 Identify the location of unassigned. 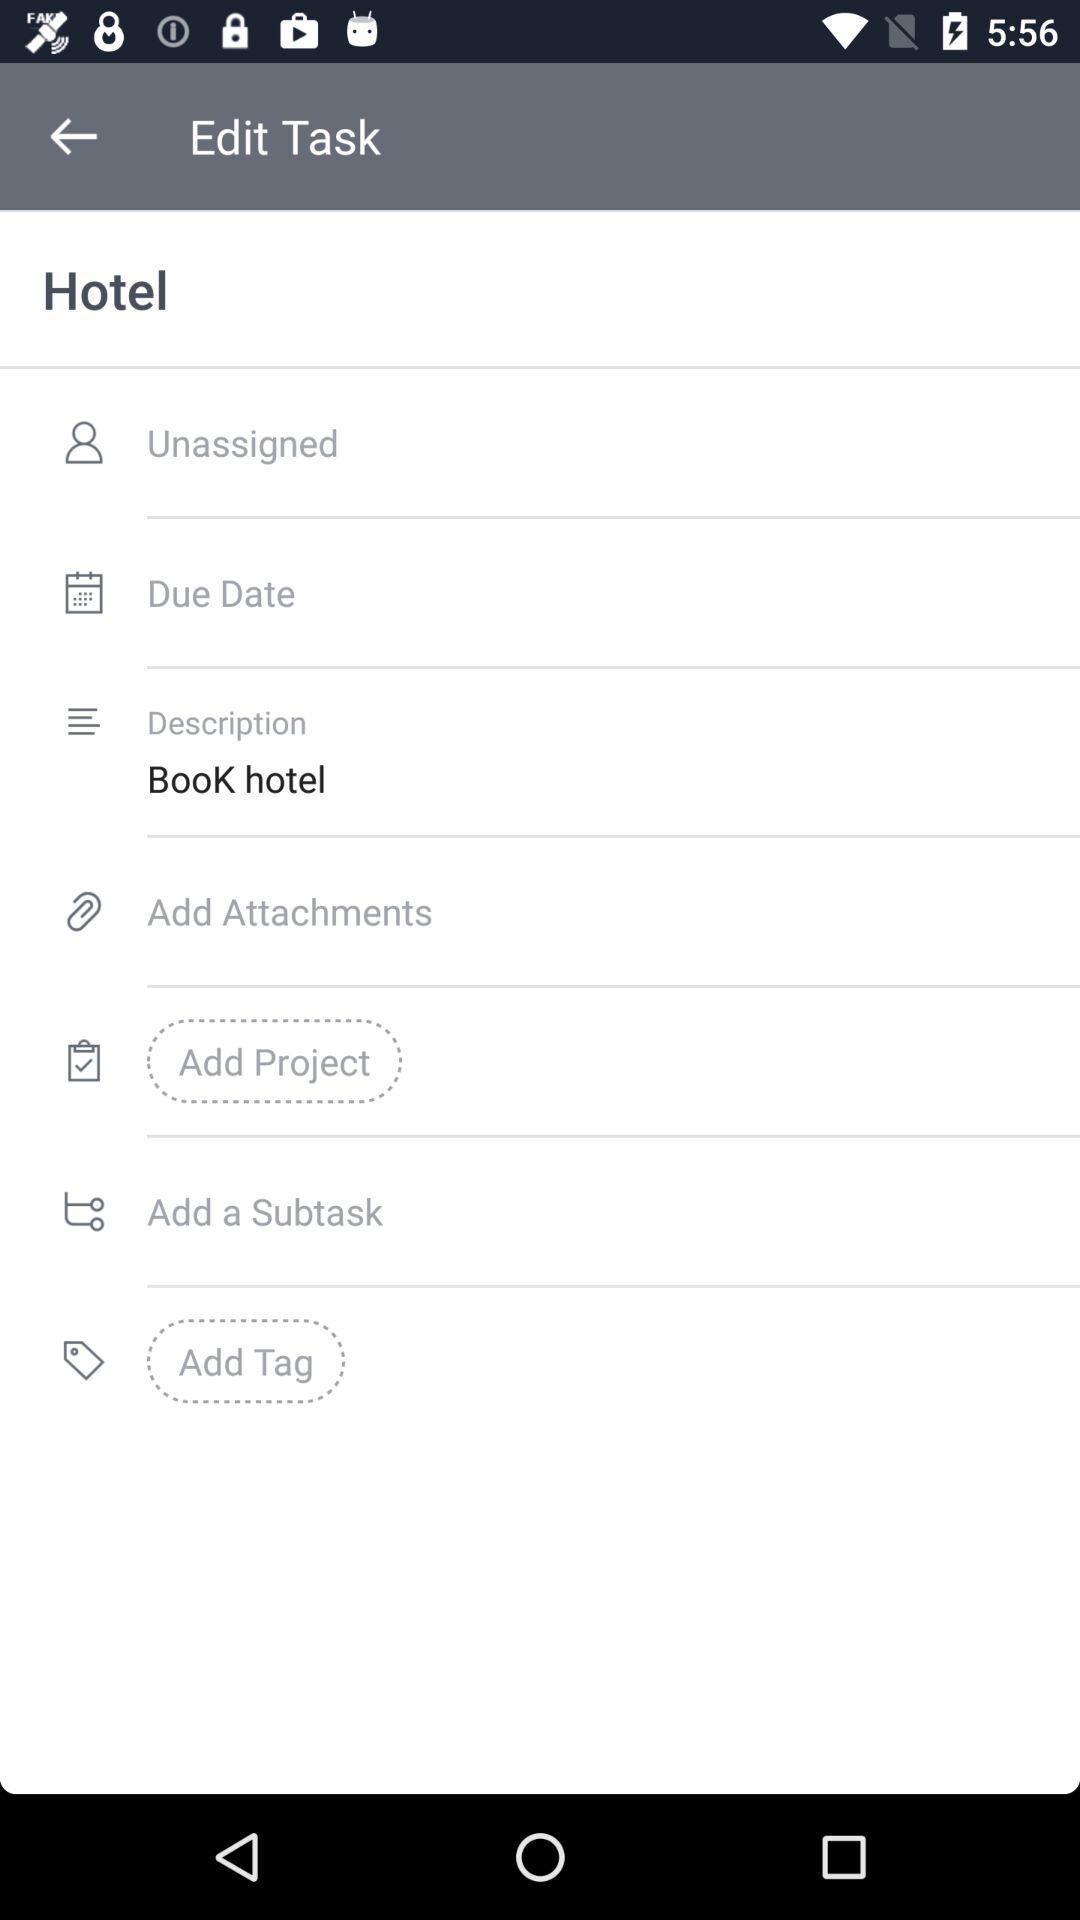
(591, 441).